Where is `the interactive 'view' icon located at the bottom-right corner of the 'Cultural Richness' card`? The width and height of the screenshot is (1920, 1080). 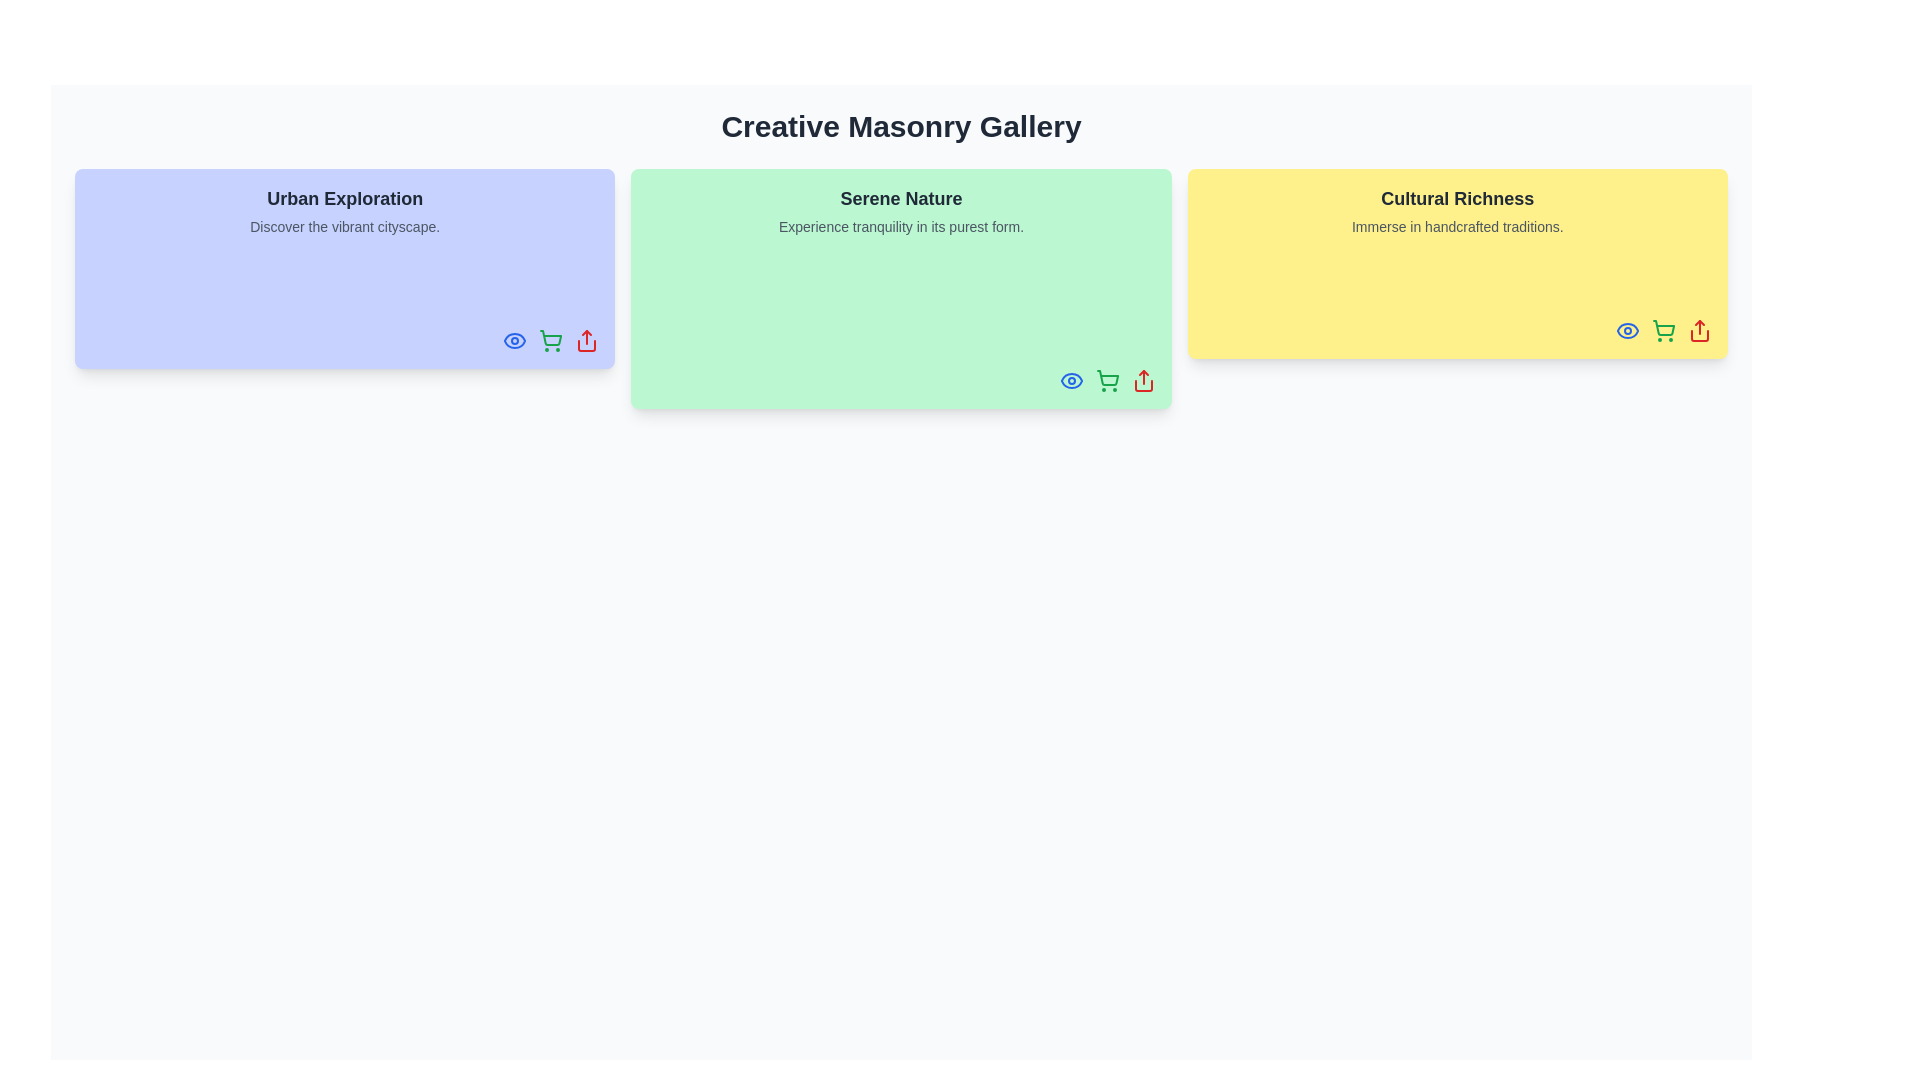 the interactive 'view' icon located at the bottom-right corner of the 'Cultural Richness' card is located at coordinates (1627, 330).